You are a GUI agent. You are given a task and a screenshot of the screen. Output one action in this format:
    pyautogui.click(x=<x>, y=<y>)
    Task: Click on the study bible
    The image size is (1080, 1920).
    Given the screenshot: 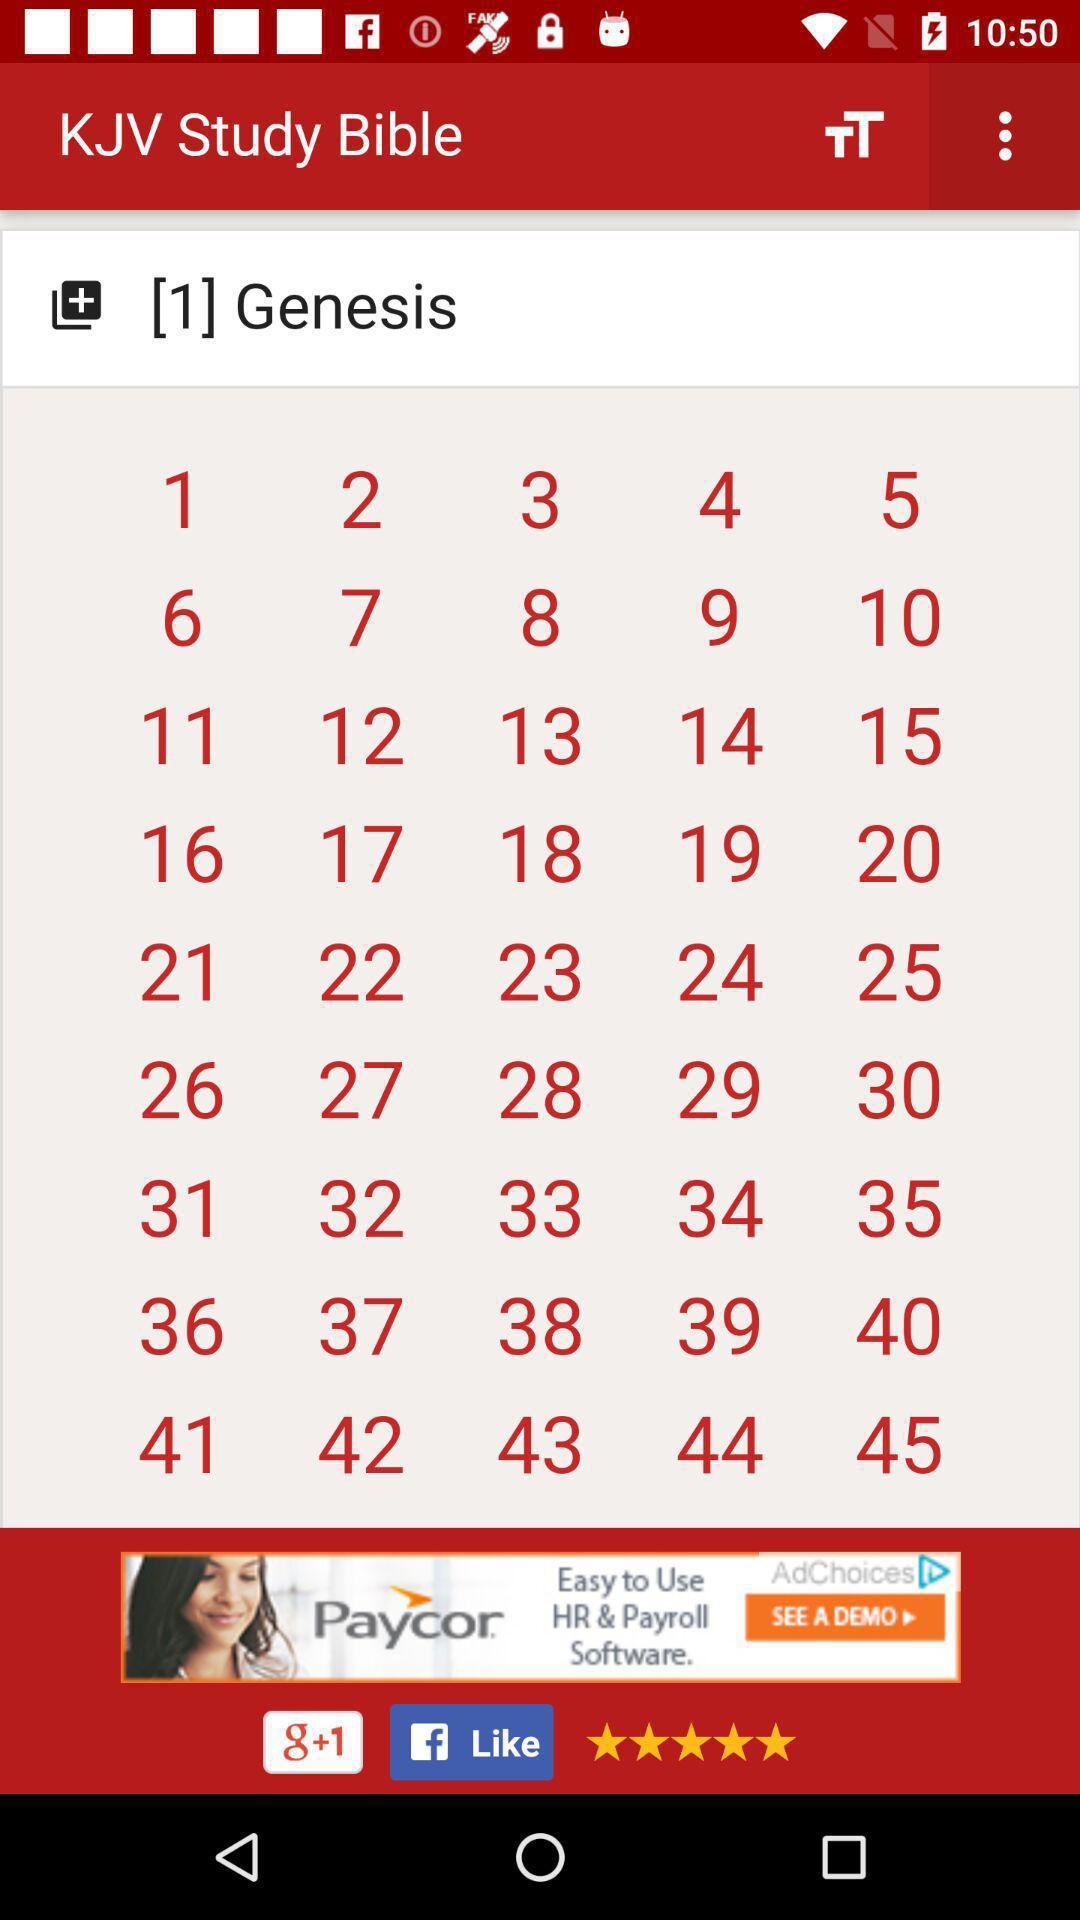 What is the action you would take?
    pyautogui.click(x=540, y=803)
    